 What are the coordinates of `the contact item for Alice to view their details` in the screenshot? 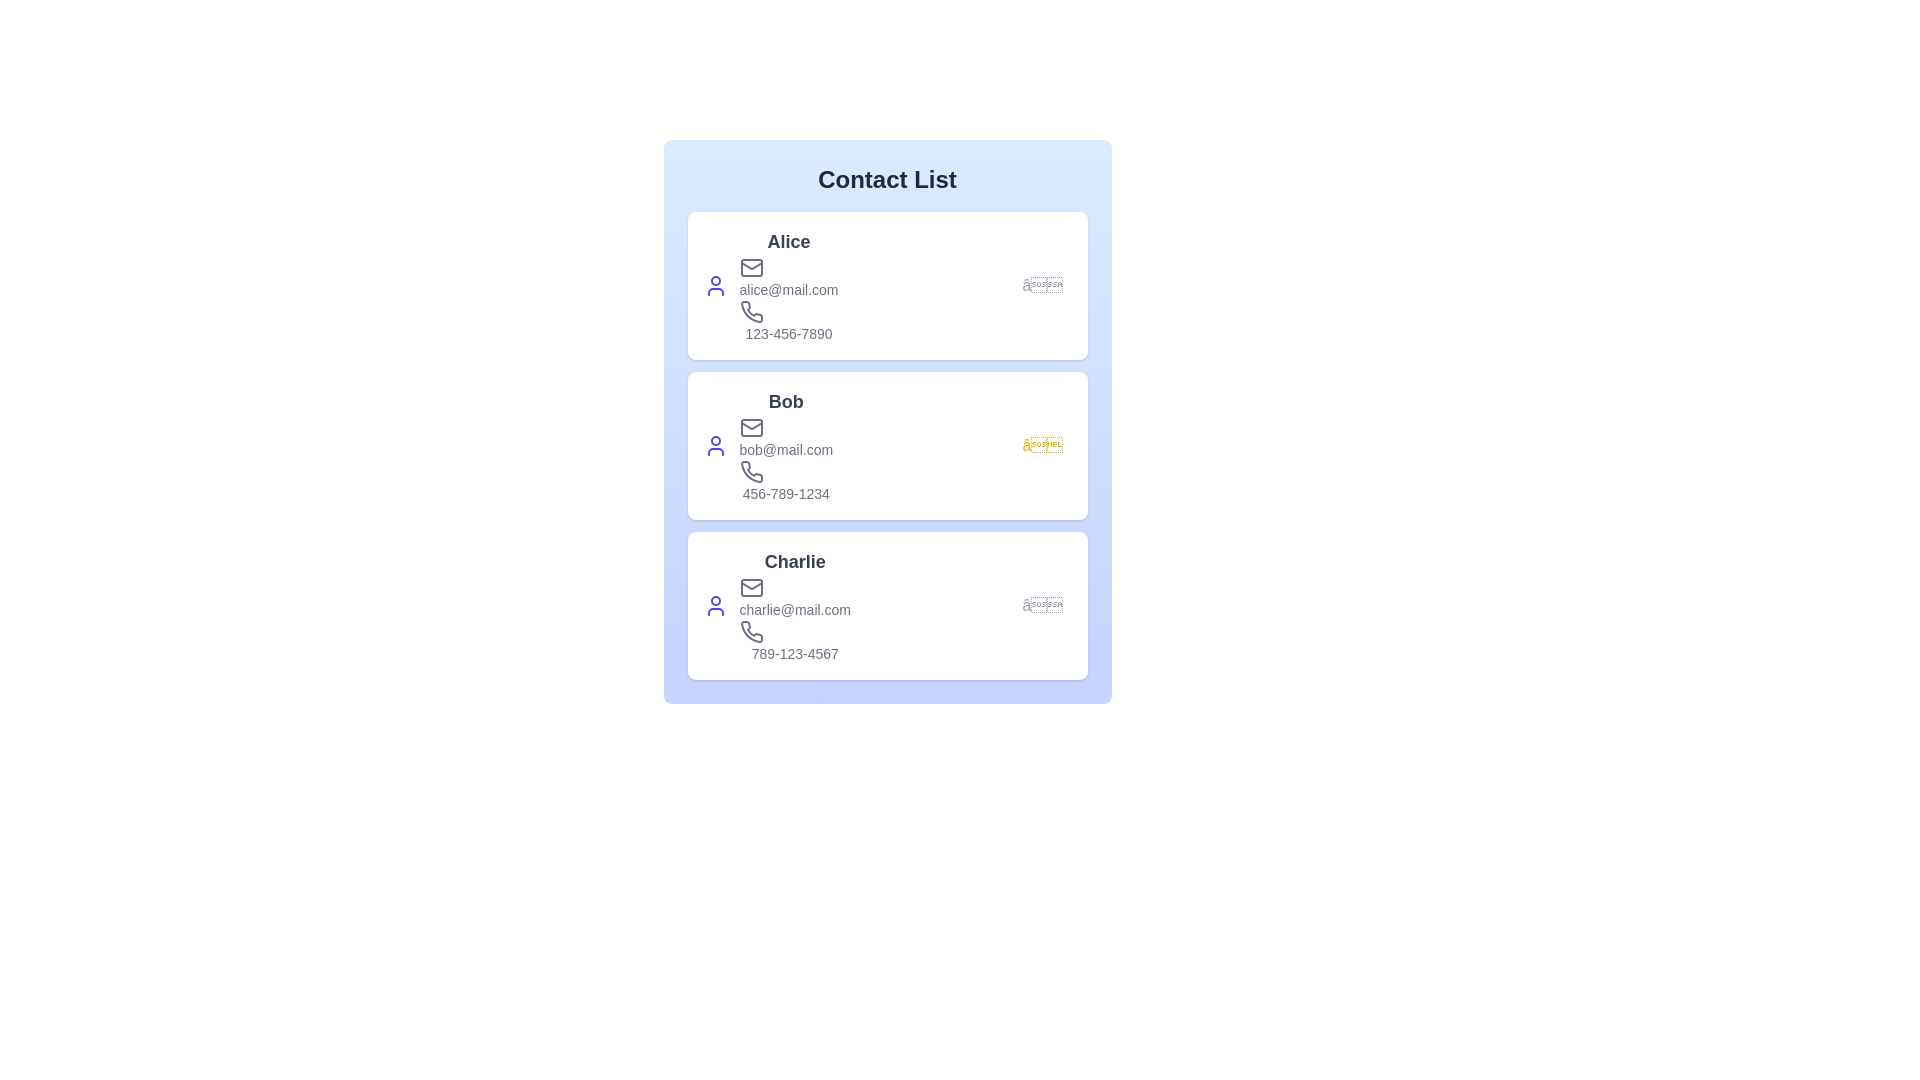 It's located at (886, 285).